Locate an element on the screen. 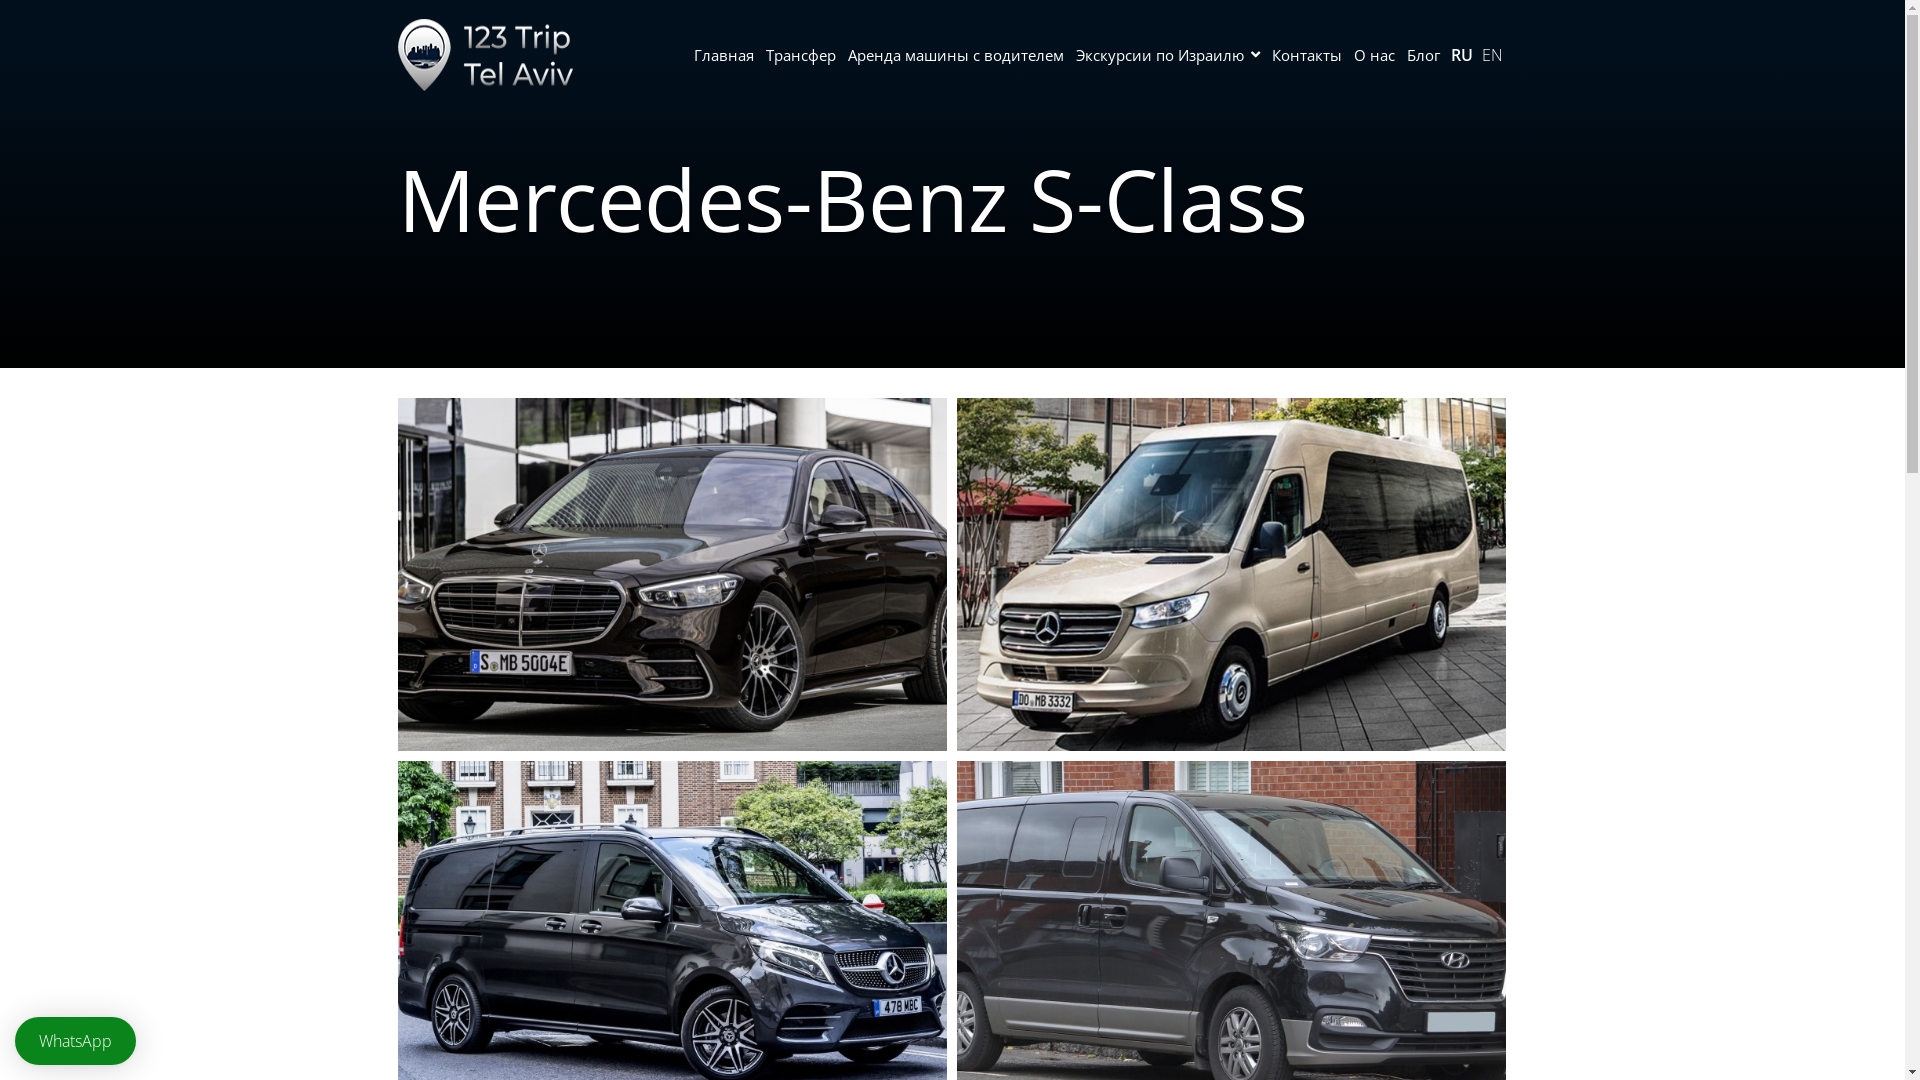 This screenshot has height=1080, width=1920. 'EN' is located at coordinates (1492, 53).